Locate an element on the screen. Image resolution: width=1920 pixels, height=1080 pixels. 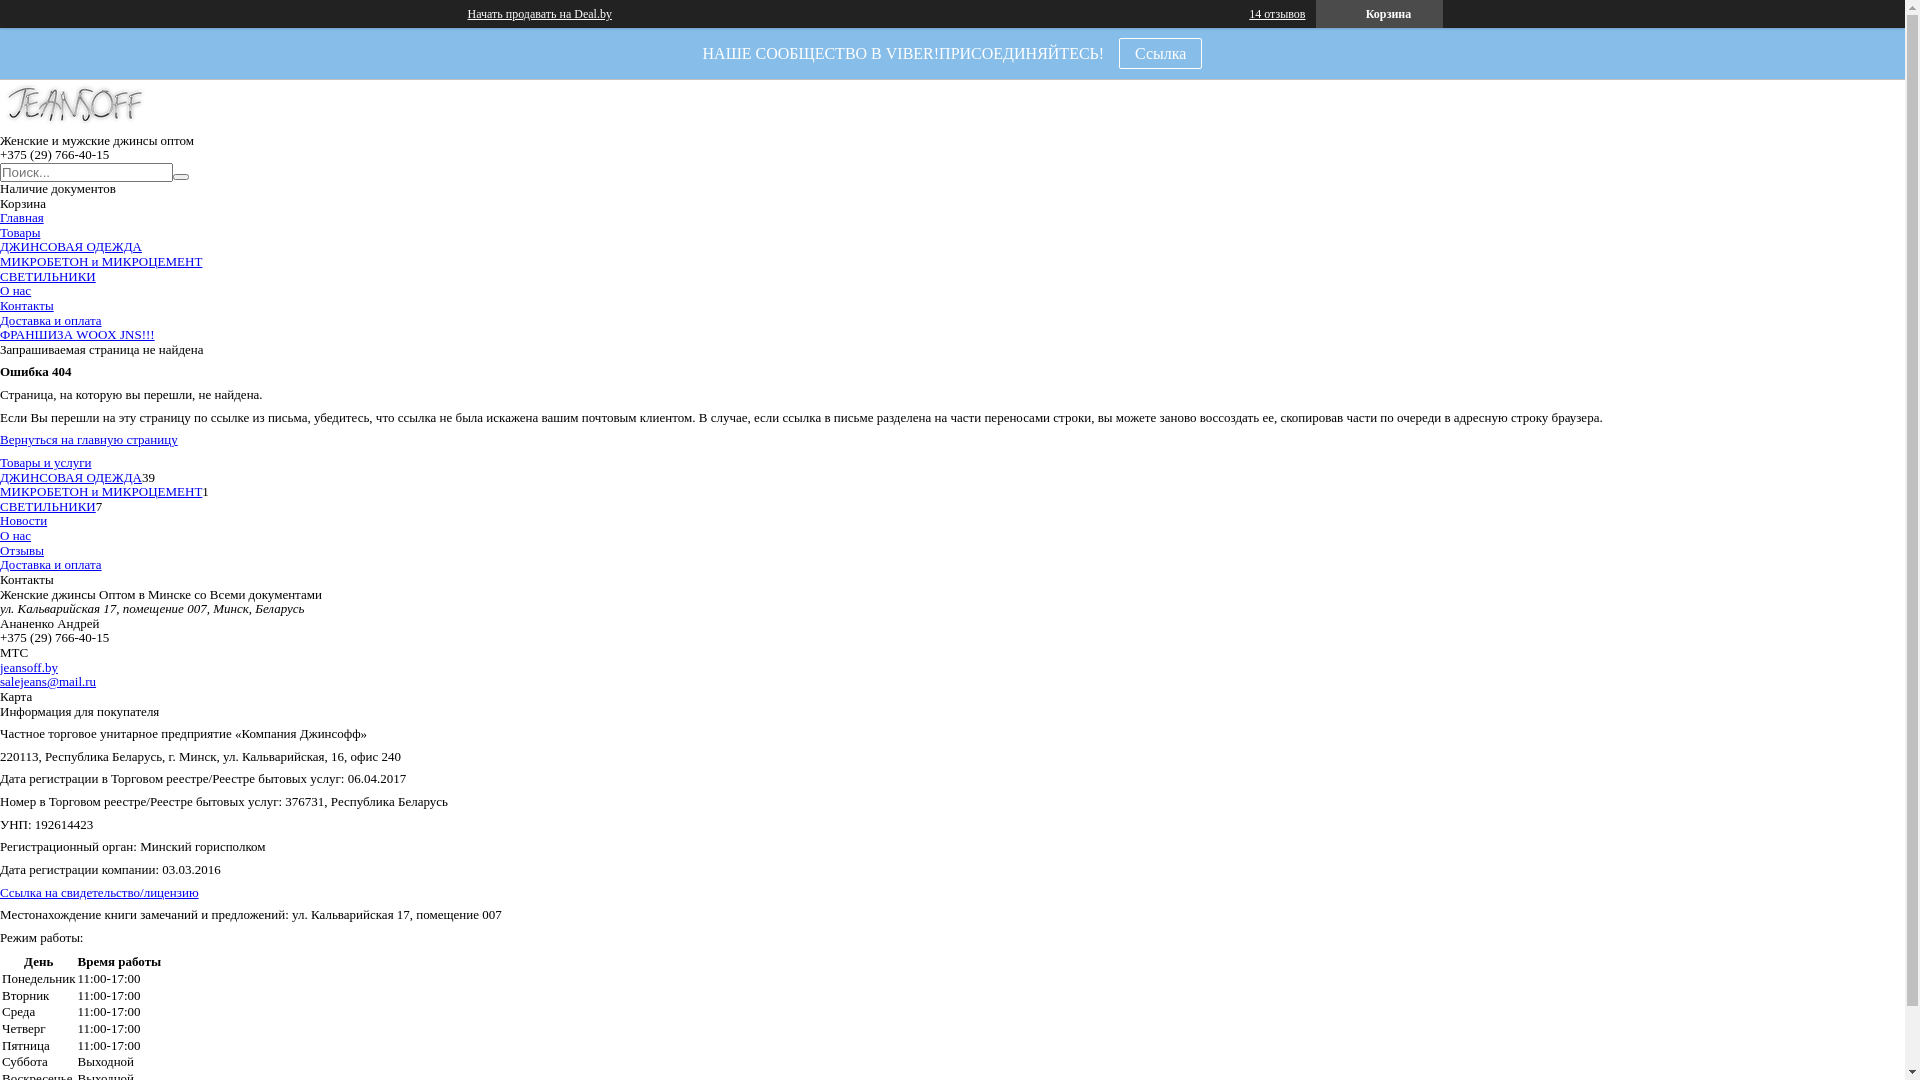
'jeansoff.by' is located at coordinates (28, 667).